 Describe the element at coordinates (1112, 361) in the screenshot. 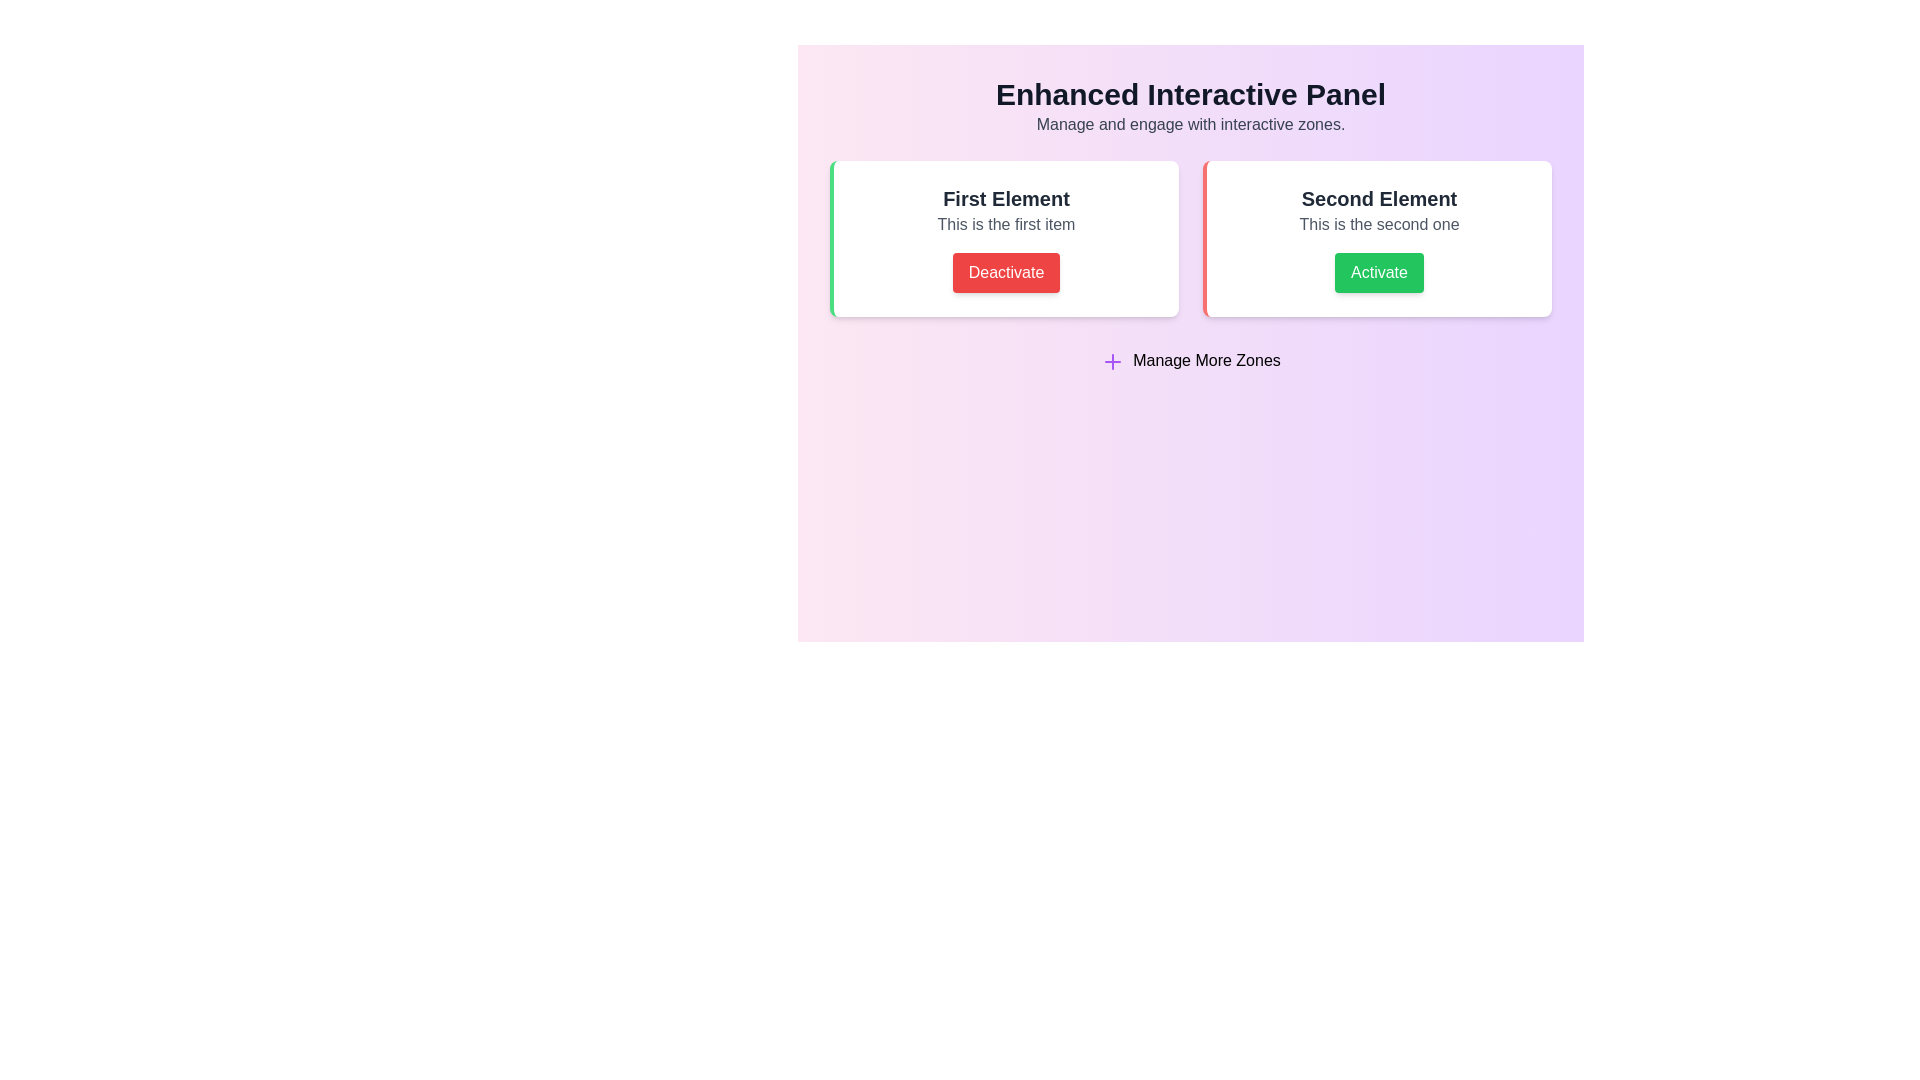

I see `the plus icon with a purple stroke, which is located directly preceding the text 'Manage More Zones'` at that location.